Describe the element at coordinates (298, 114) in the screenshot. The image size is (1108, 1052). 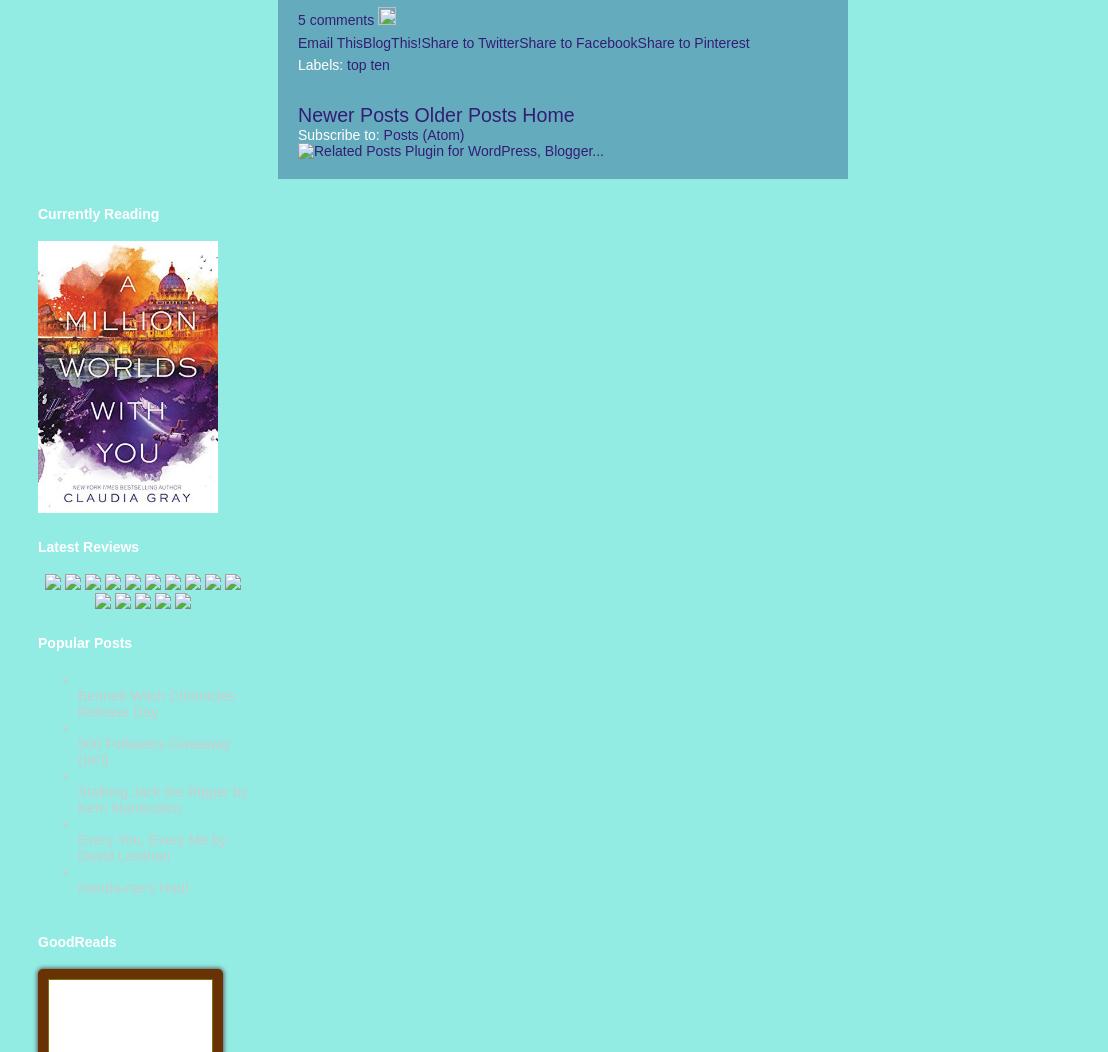
I see `'Newer Posts'` at that location.